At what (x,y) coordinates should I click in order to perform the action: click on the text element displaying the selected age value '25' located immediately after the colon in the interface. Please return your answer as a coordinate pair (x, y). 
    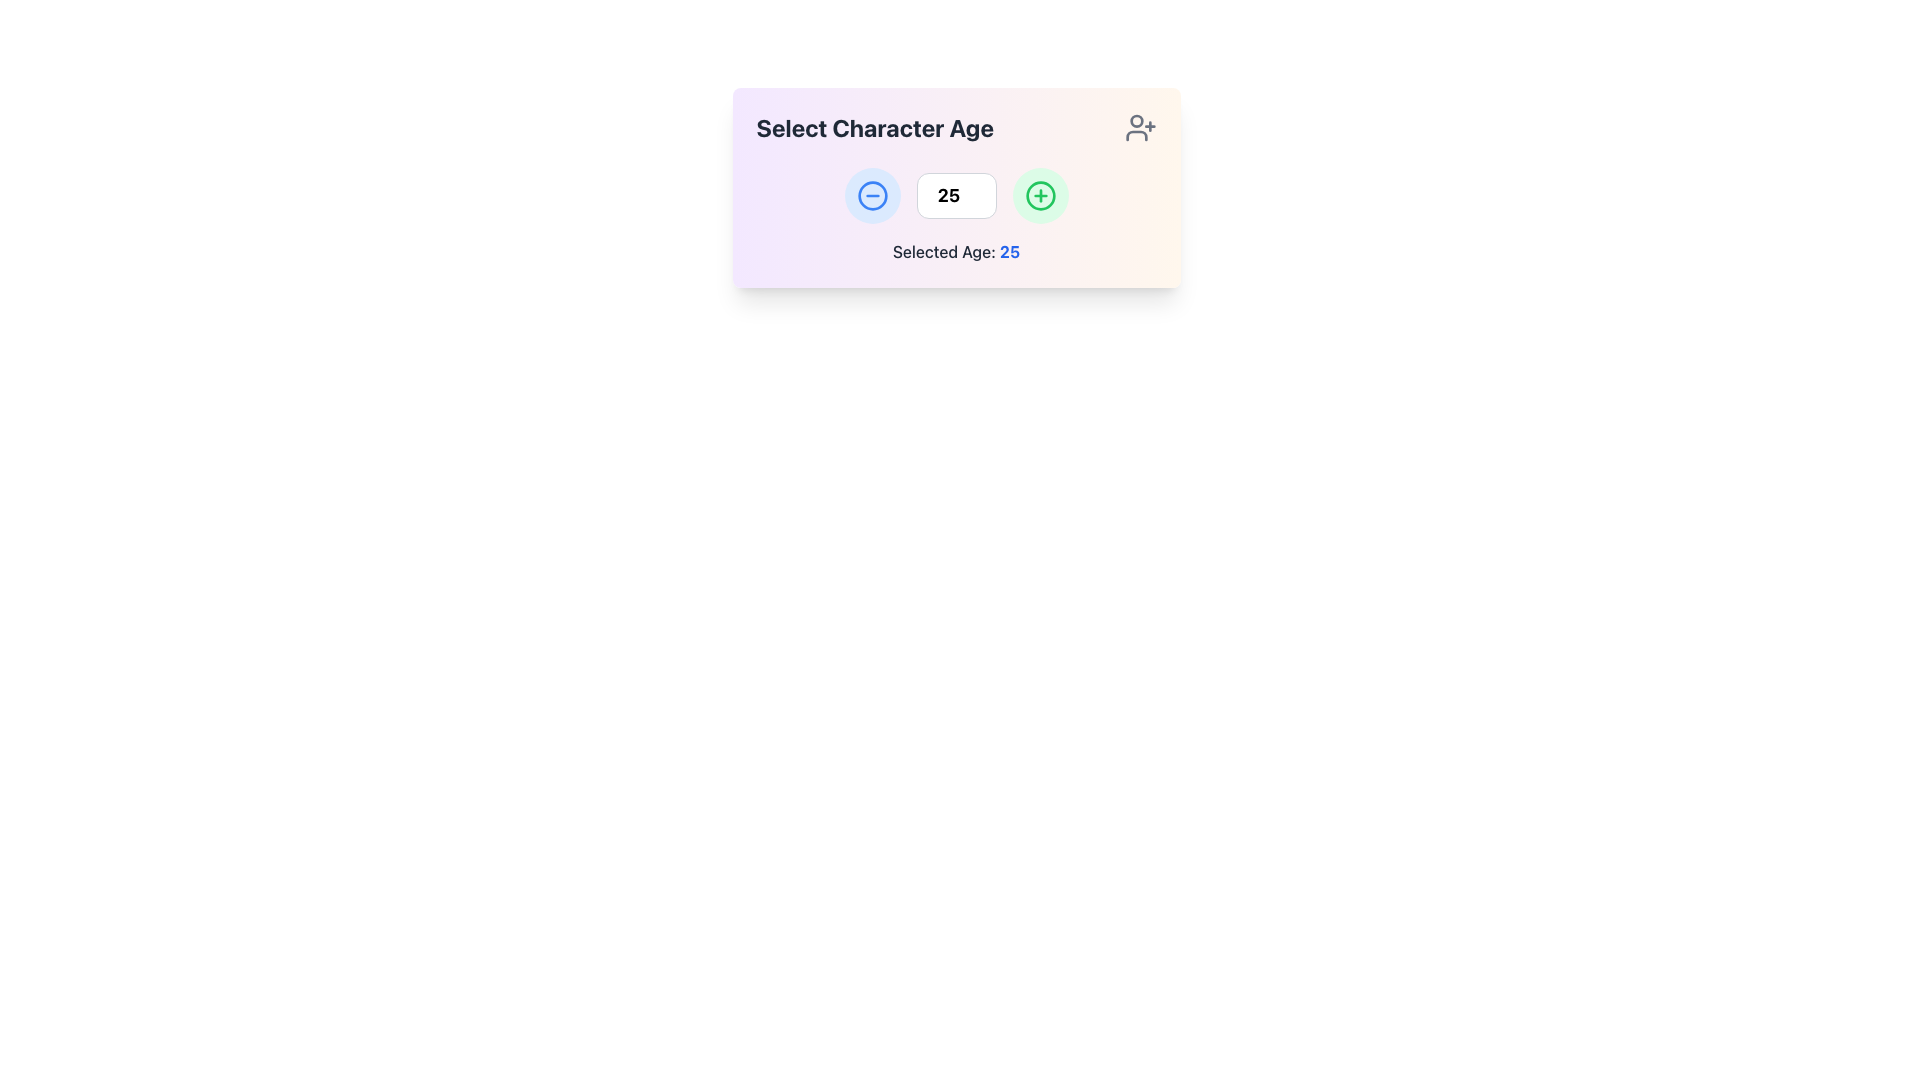
    Looking at the image, I should click on (1010, 250).